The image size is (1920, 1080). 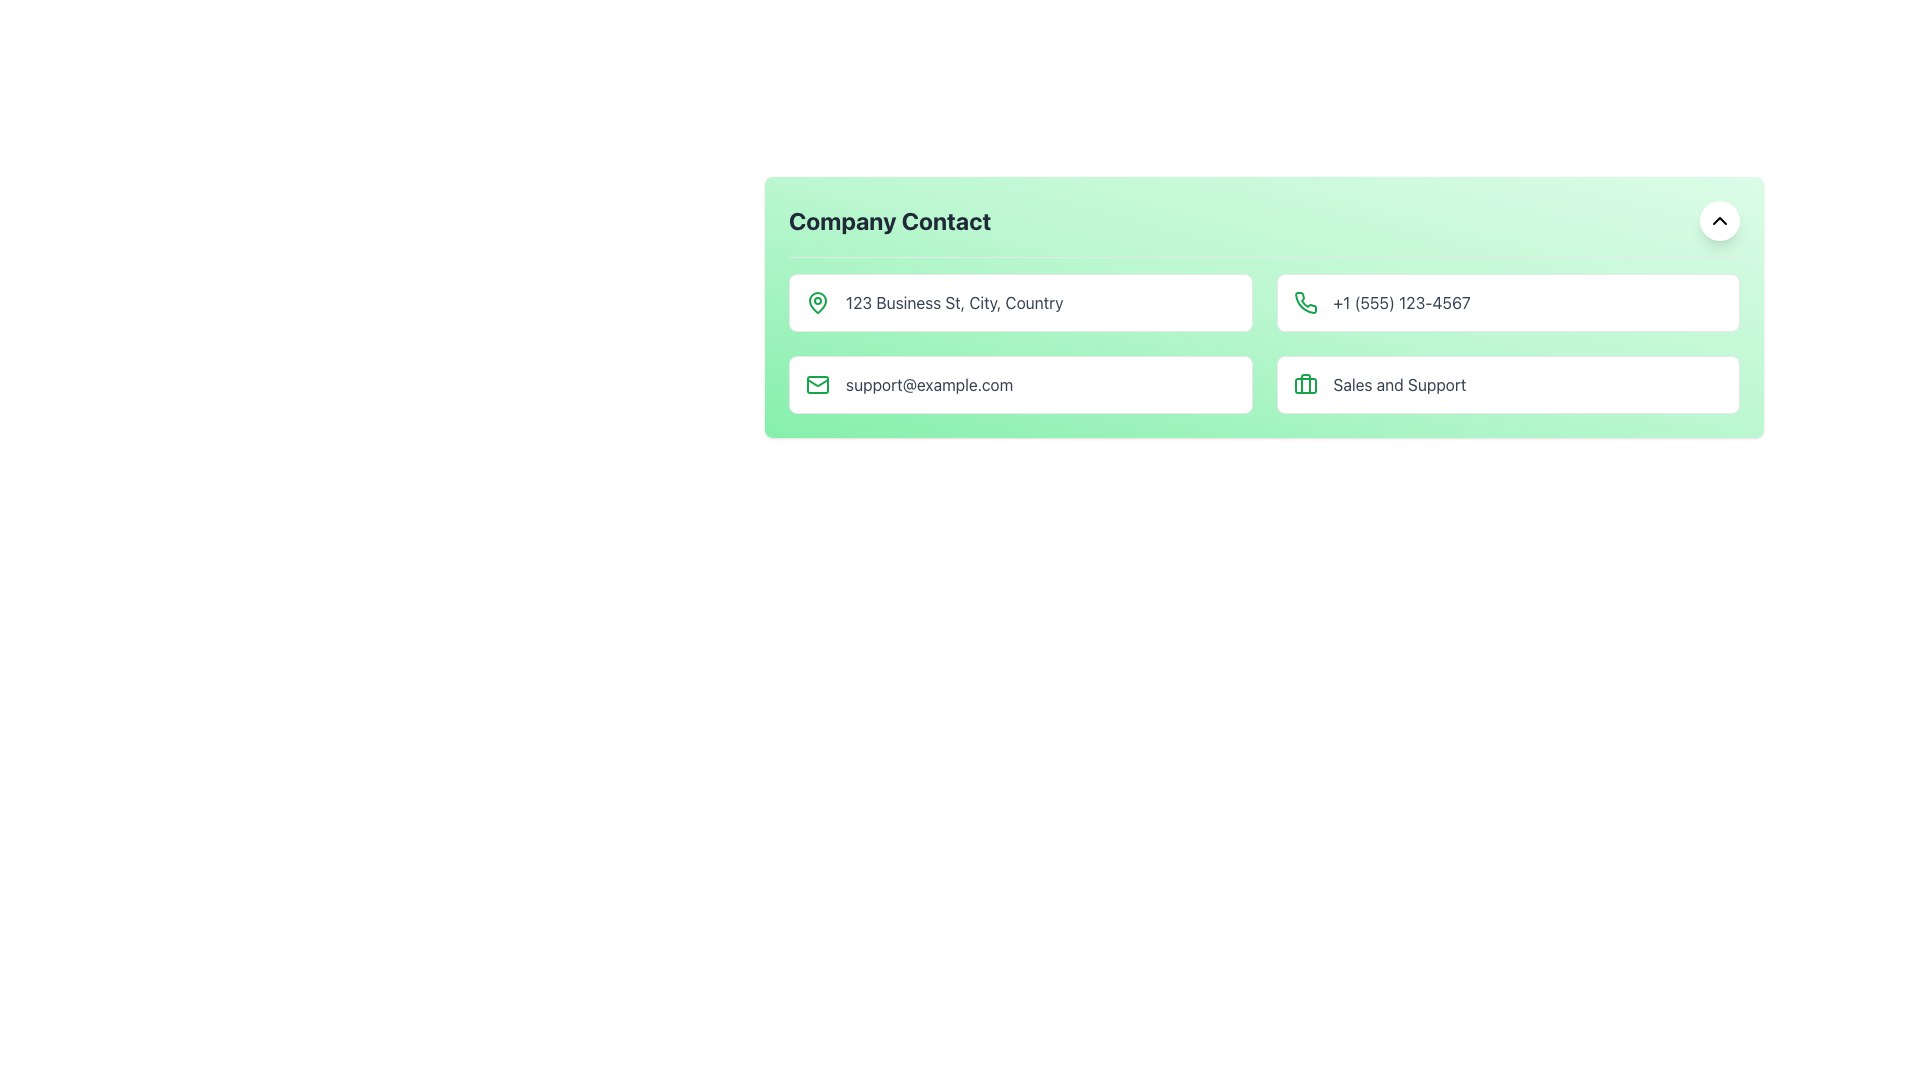 I want to click on email address displayed on the informational card located in the second row, first column of the grid, which is directly below the address card and adjacent to the Sales and Support card, so click(x=1020, y=385).